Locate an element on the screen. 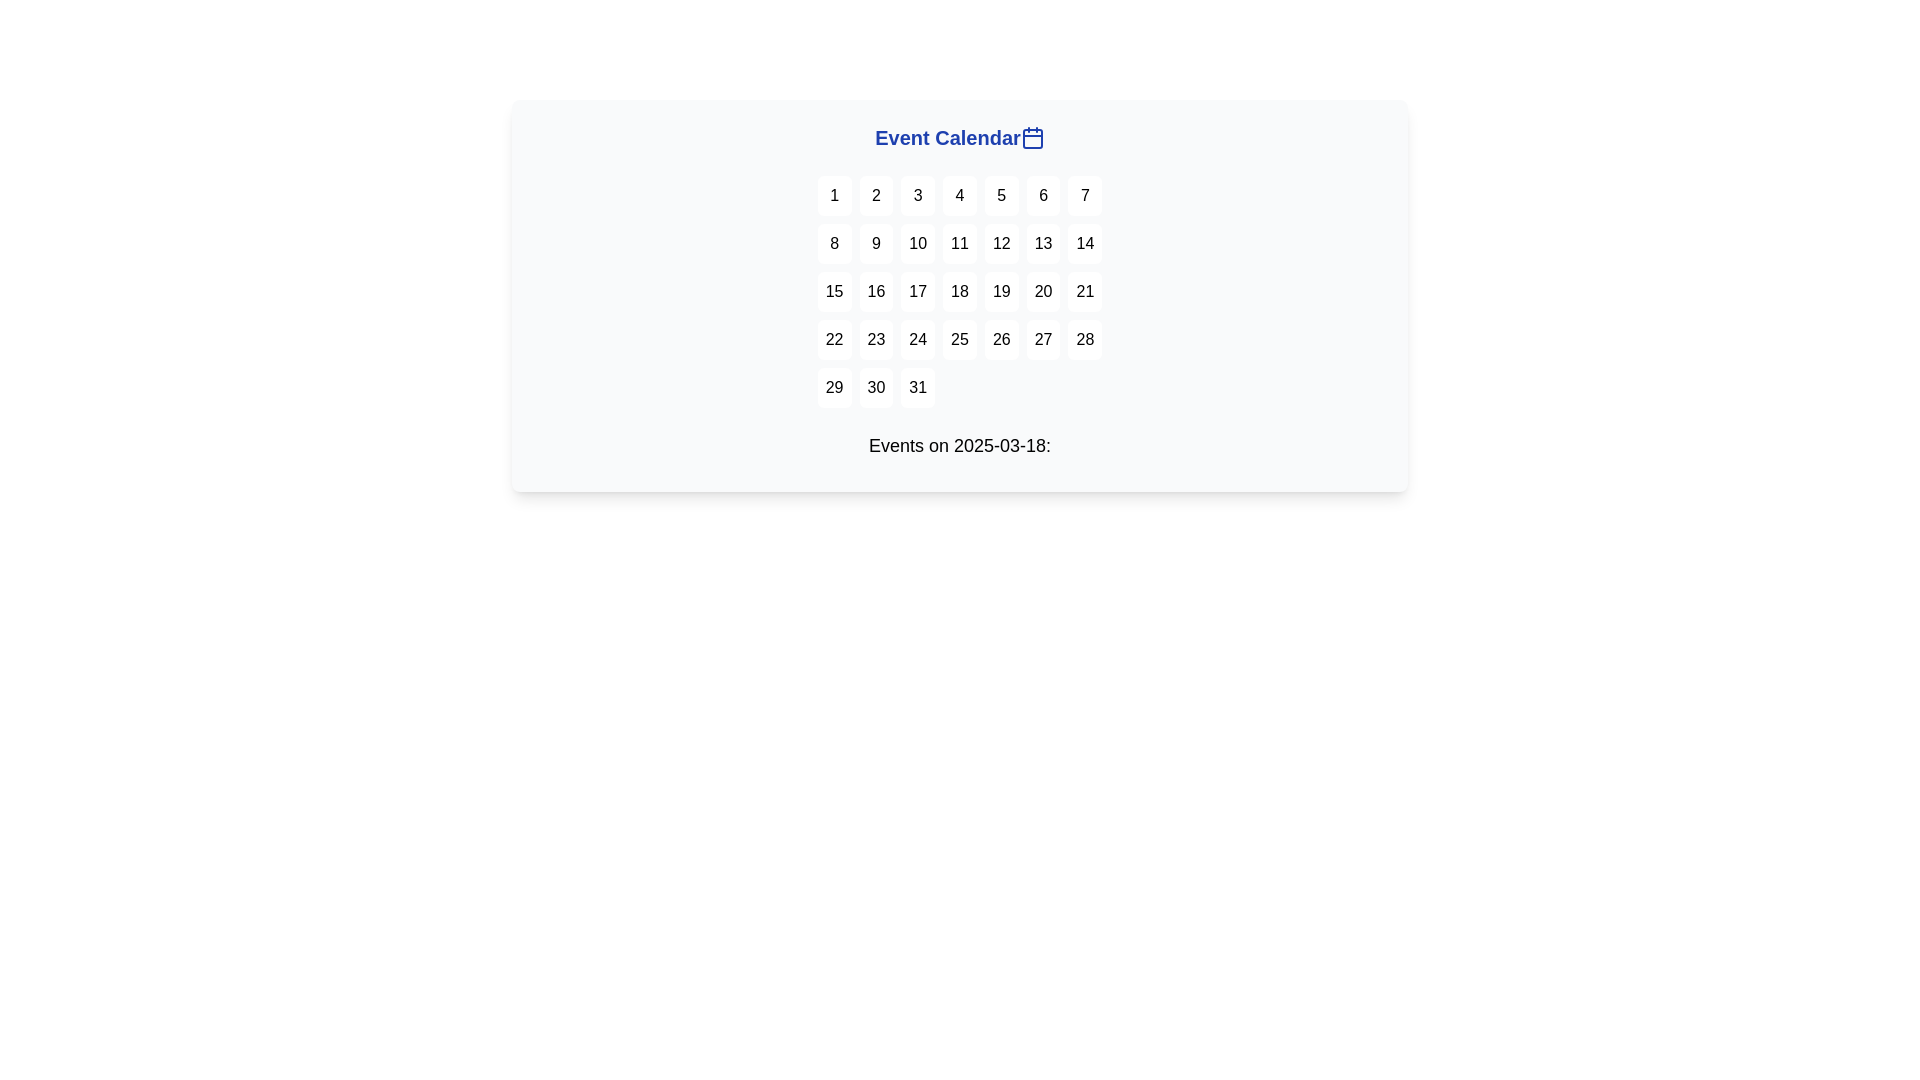 The image size is (1920, 1080). the rectangular button displaying the number '30' in the calendar grid is located at coordinates (876, 388).